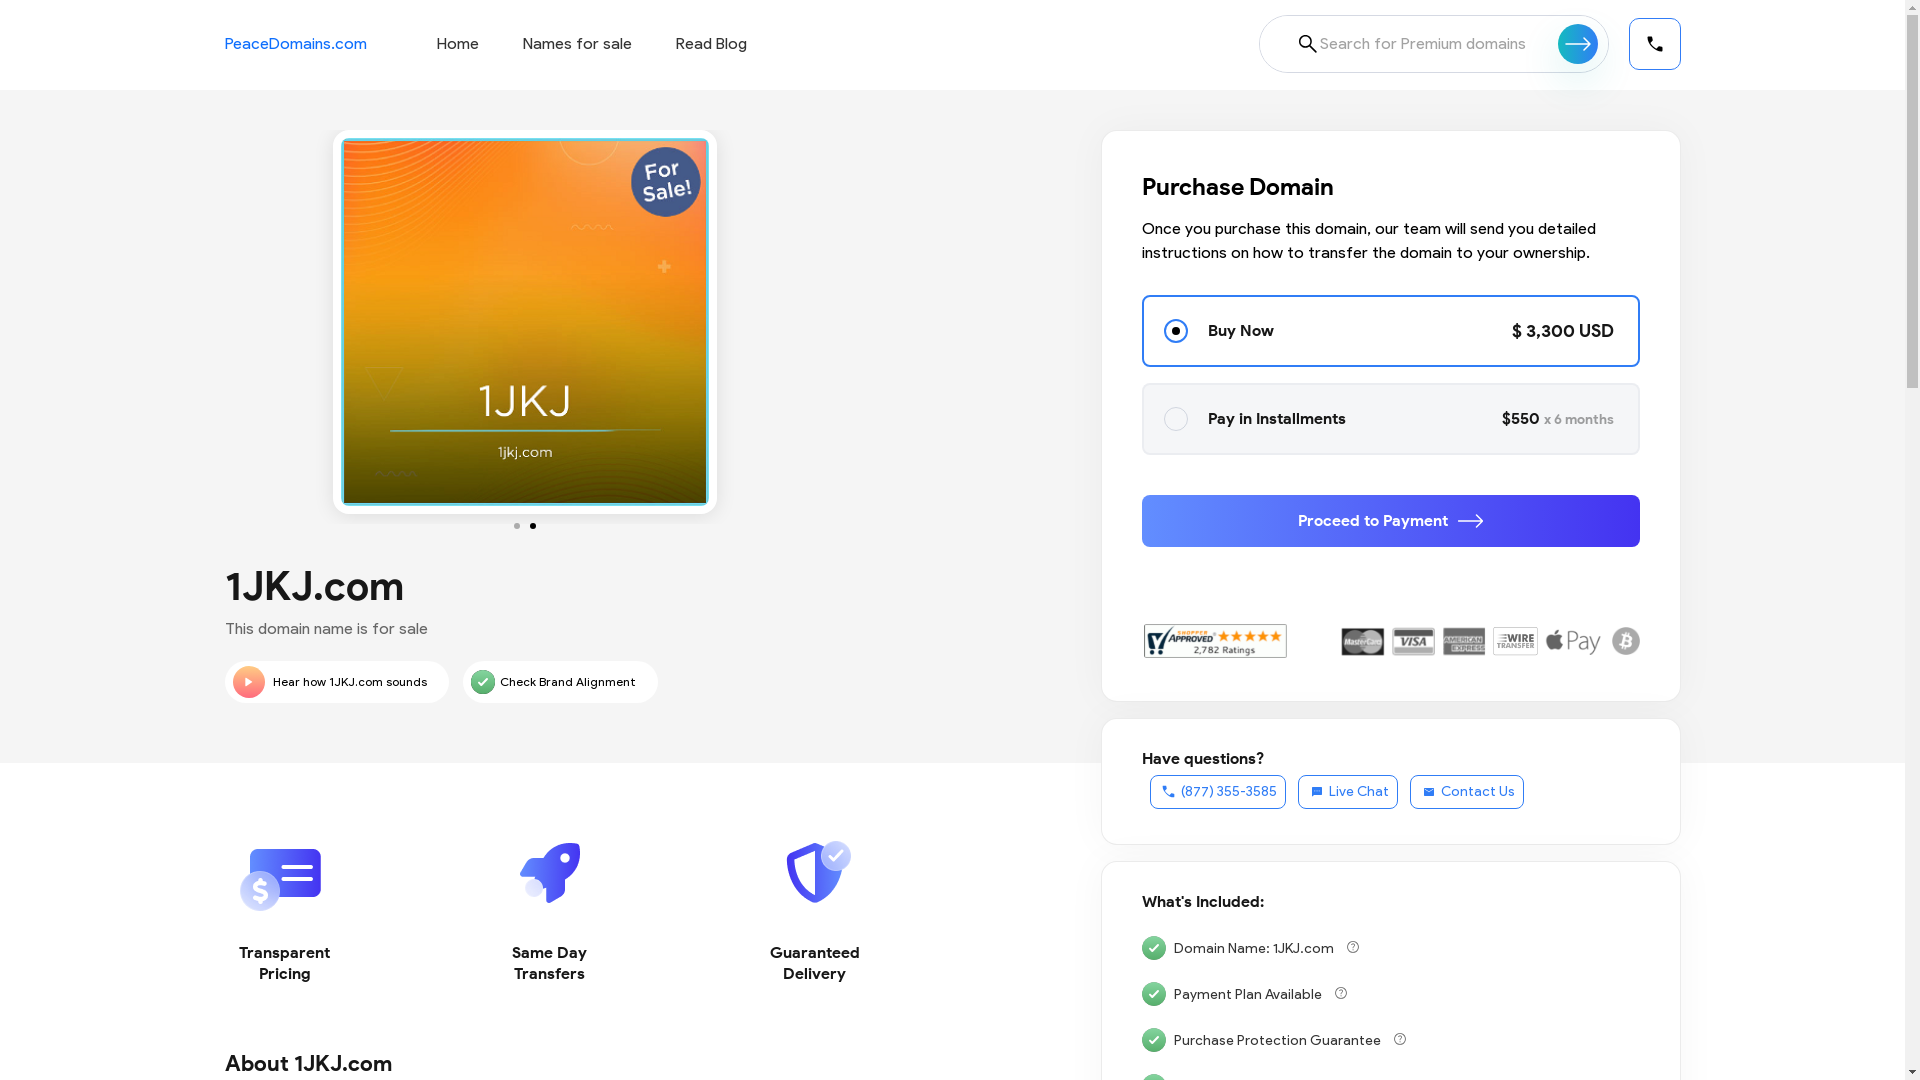 This screenshot has width=1920, height=1080. Describe the element at coordinates (559, 681) in the screenshot. I see `'Check Brand Alignment'` at that location.